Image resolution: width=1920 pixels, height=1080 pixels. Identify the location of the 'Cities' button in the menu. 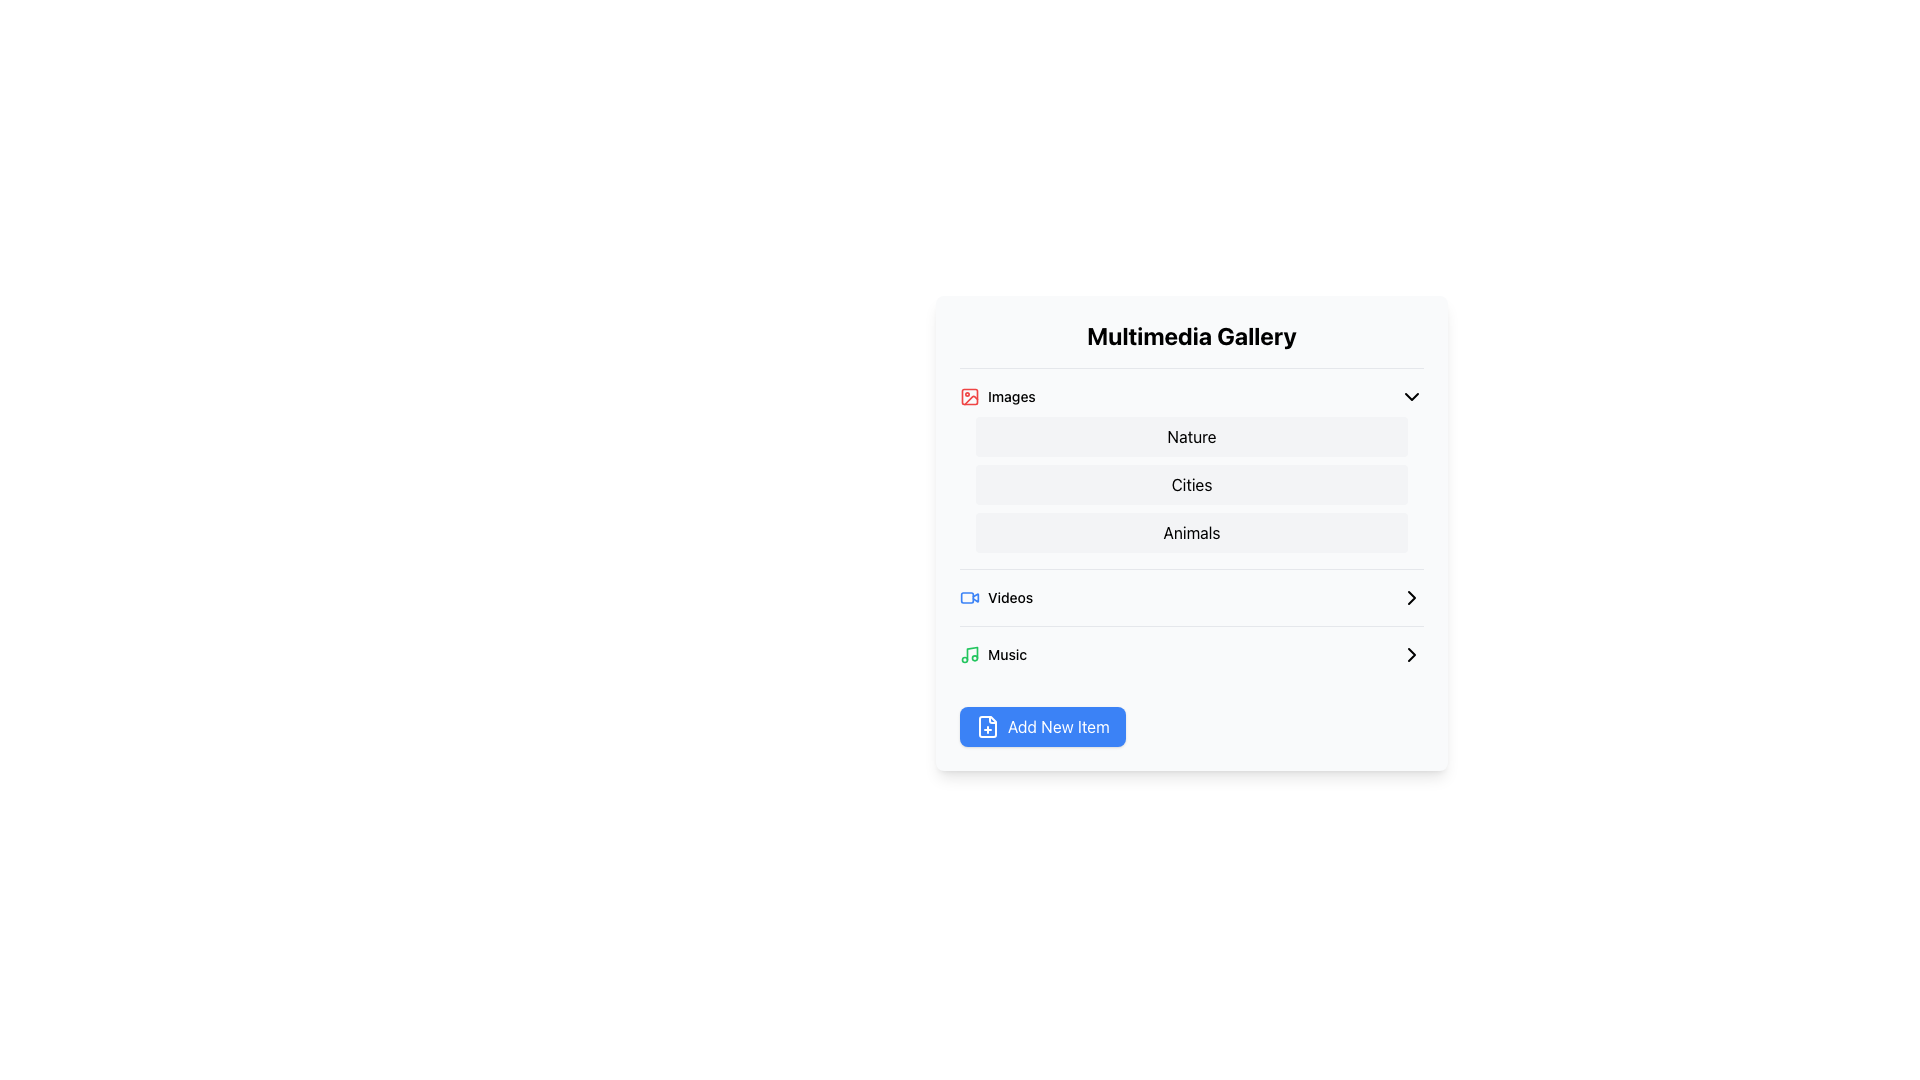
(1191, 485).